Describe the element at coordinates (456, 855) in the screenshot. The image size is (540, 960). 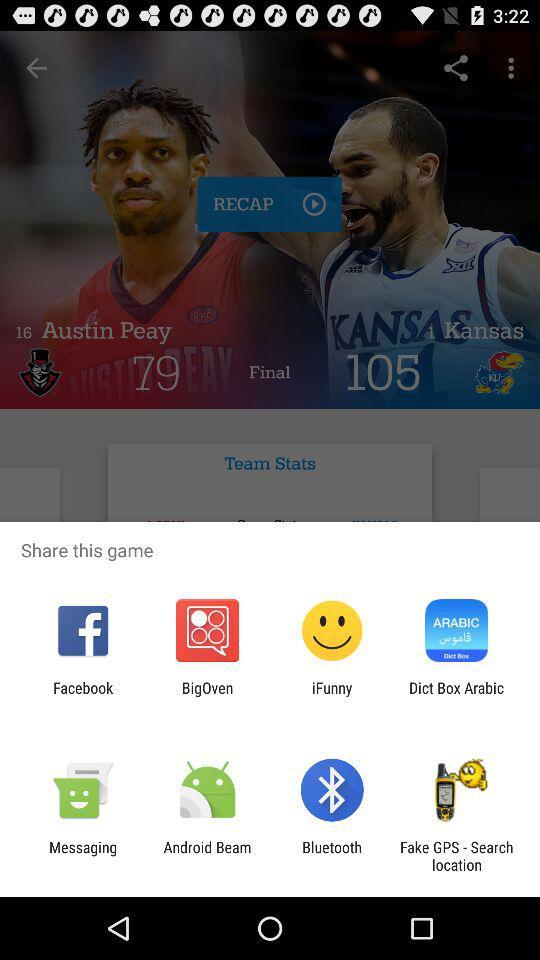
I see `the fake gps search` at that location.